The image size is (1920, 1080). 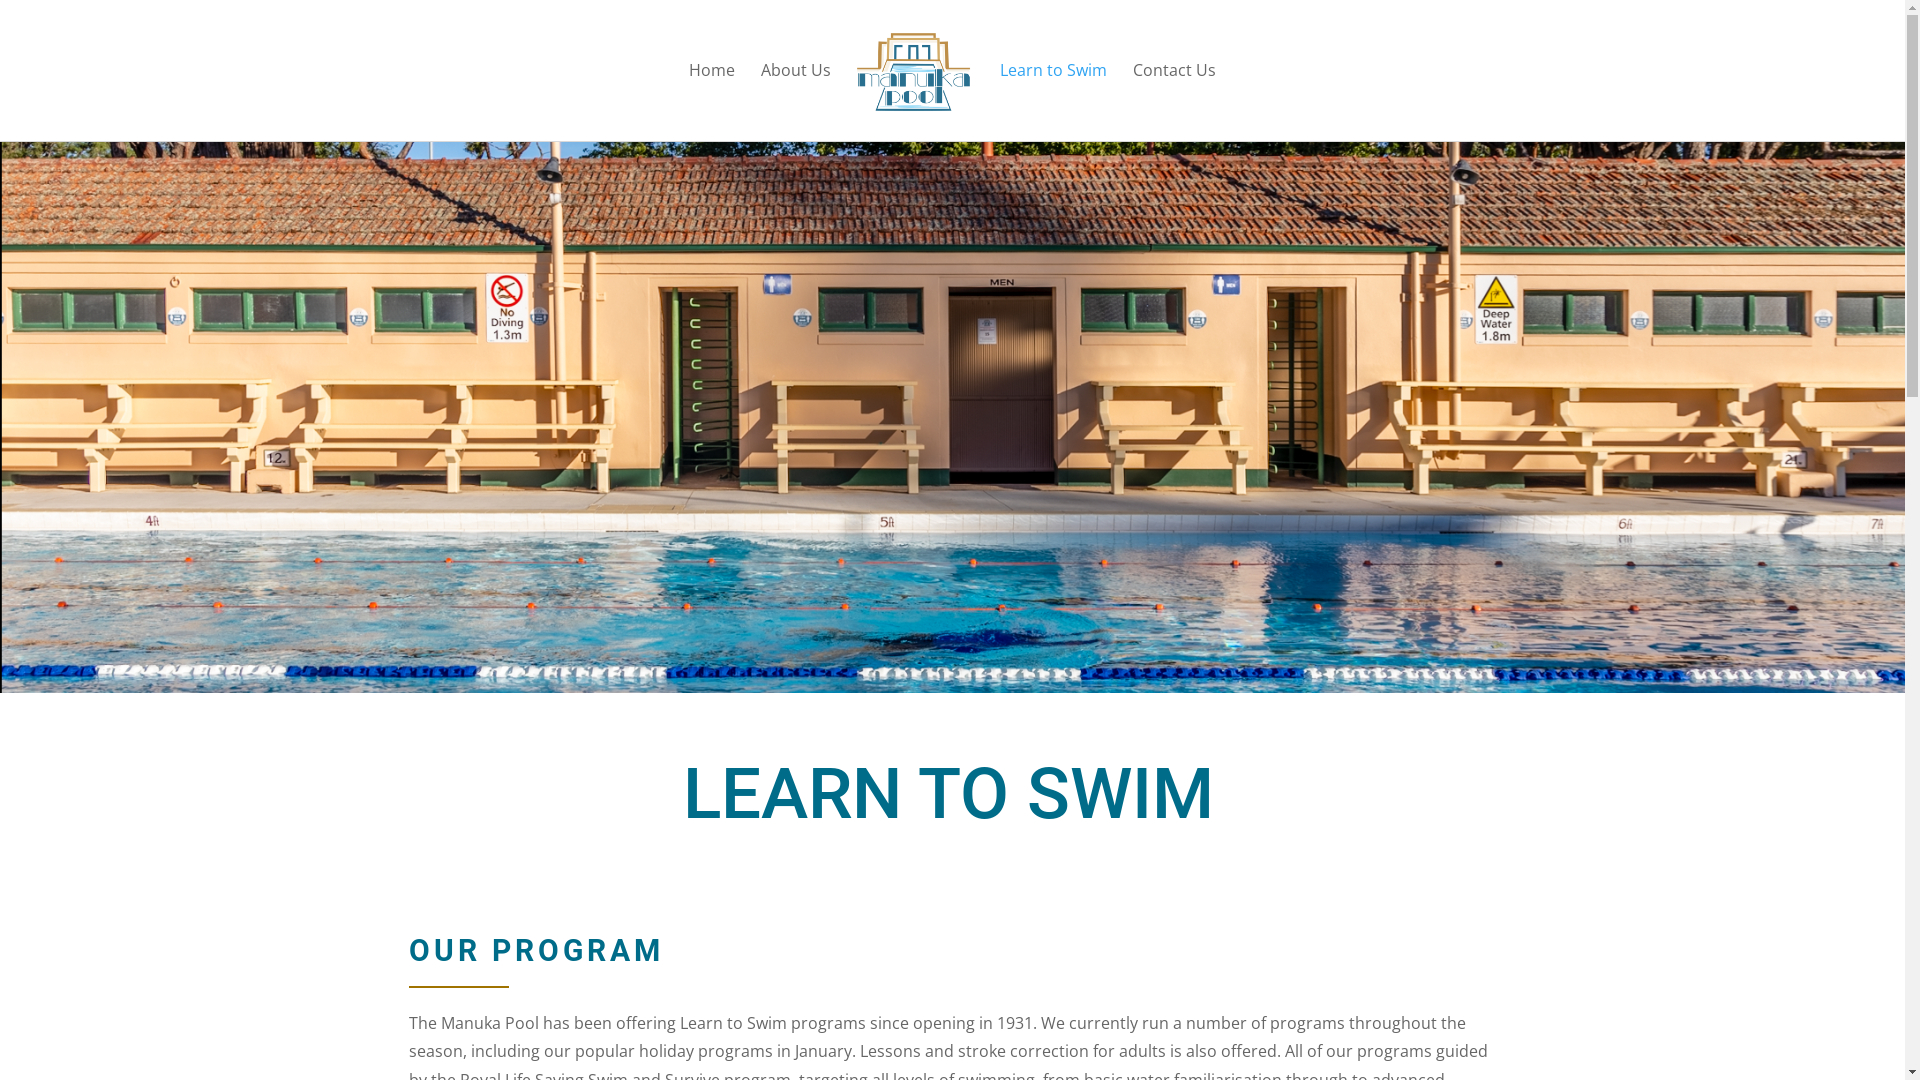 What do you see at coordinates (795, 101) in the screenshot?
I see `'About Us'` at bounding box center [795, 101].